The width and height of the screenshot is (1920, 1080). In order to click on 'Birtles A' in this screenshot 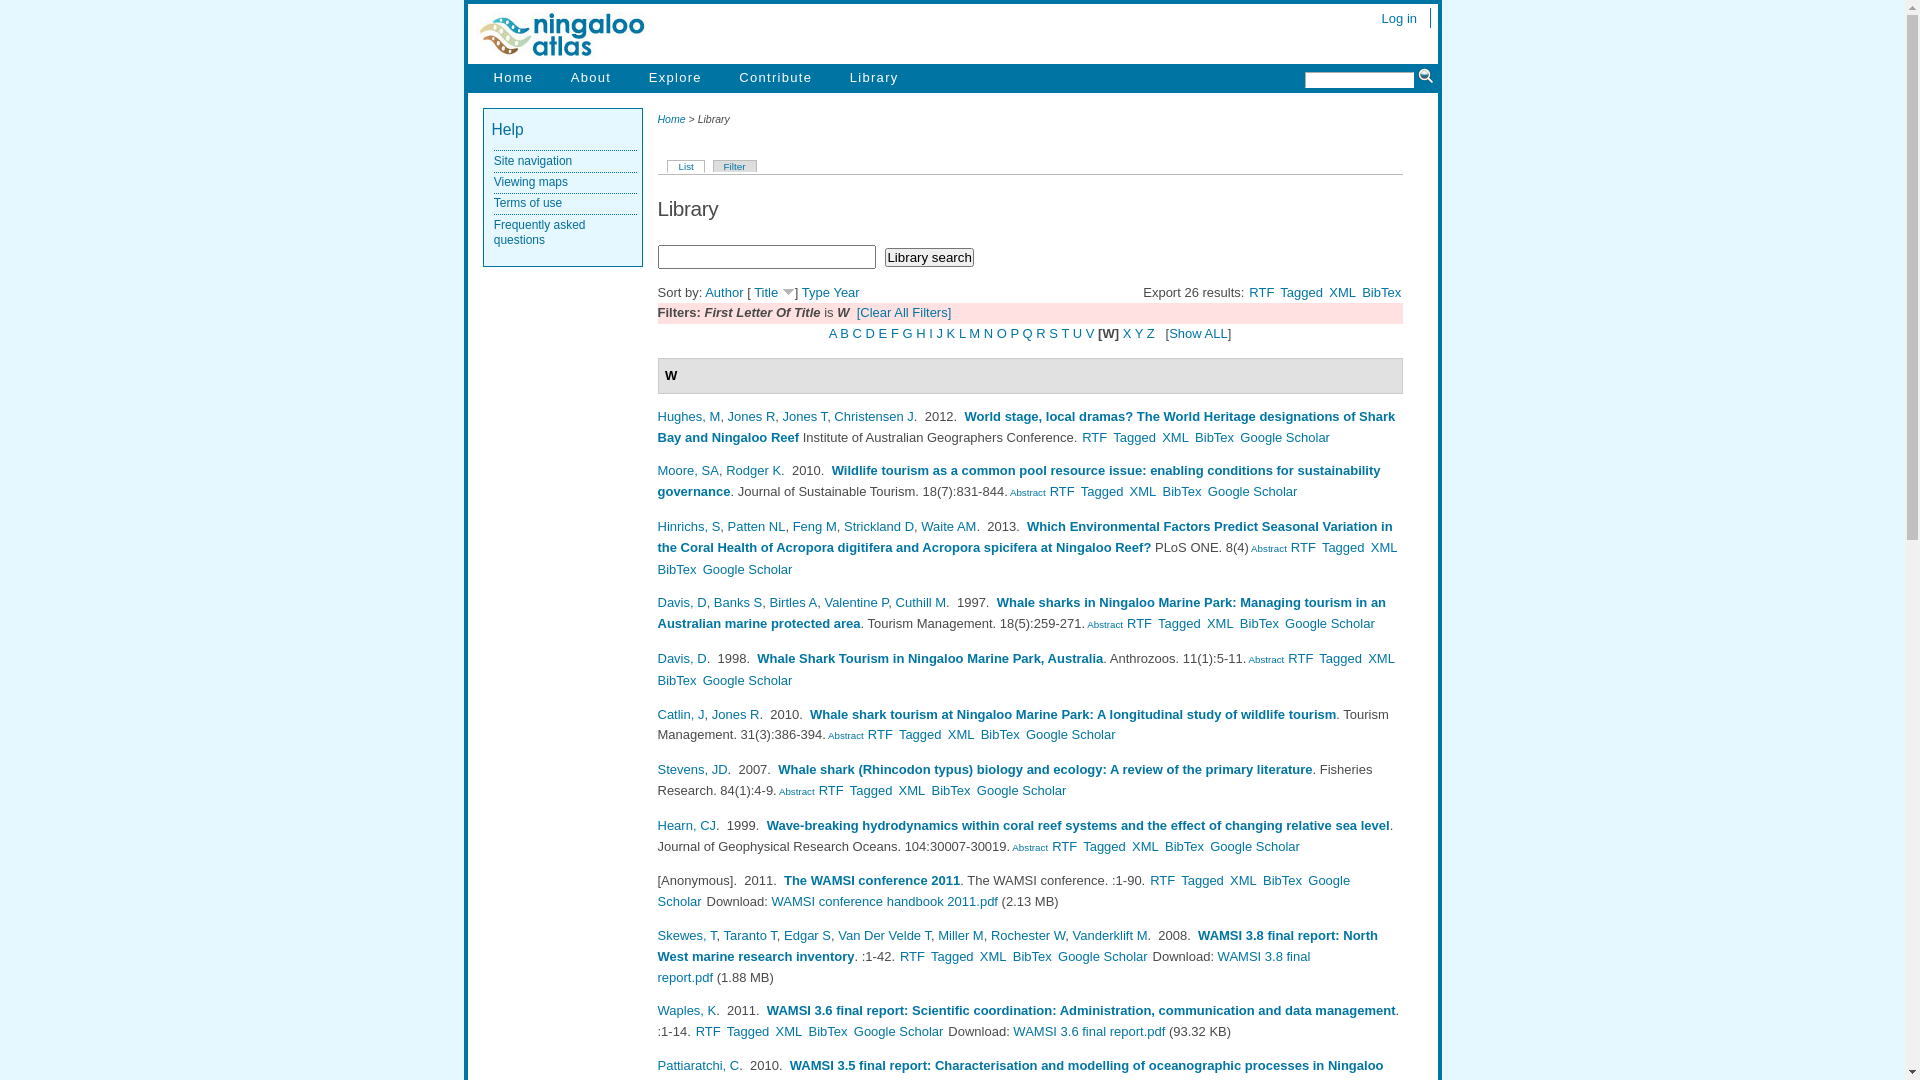, I will do `click(792, 601)`.